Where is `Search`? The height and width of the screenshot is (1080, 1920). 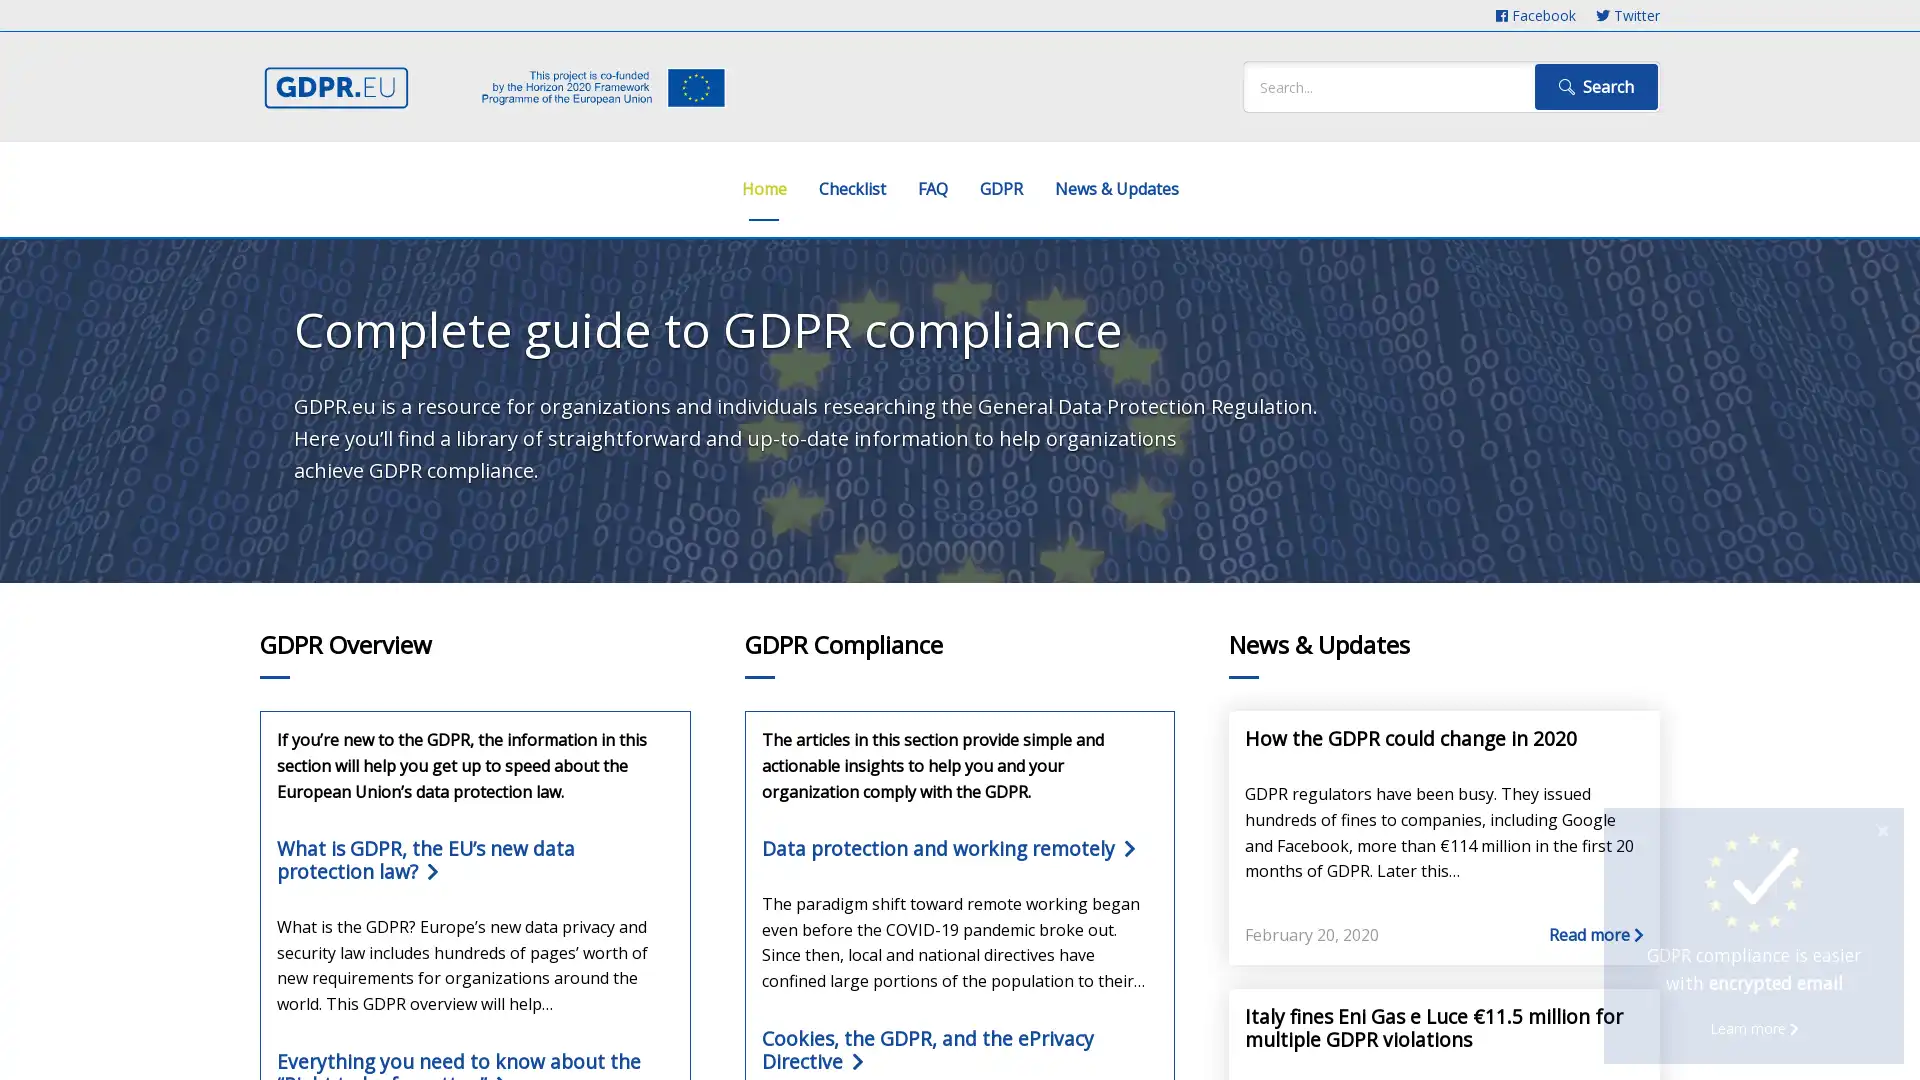
Search is located at coordinates (1595, 86).